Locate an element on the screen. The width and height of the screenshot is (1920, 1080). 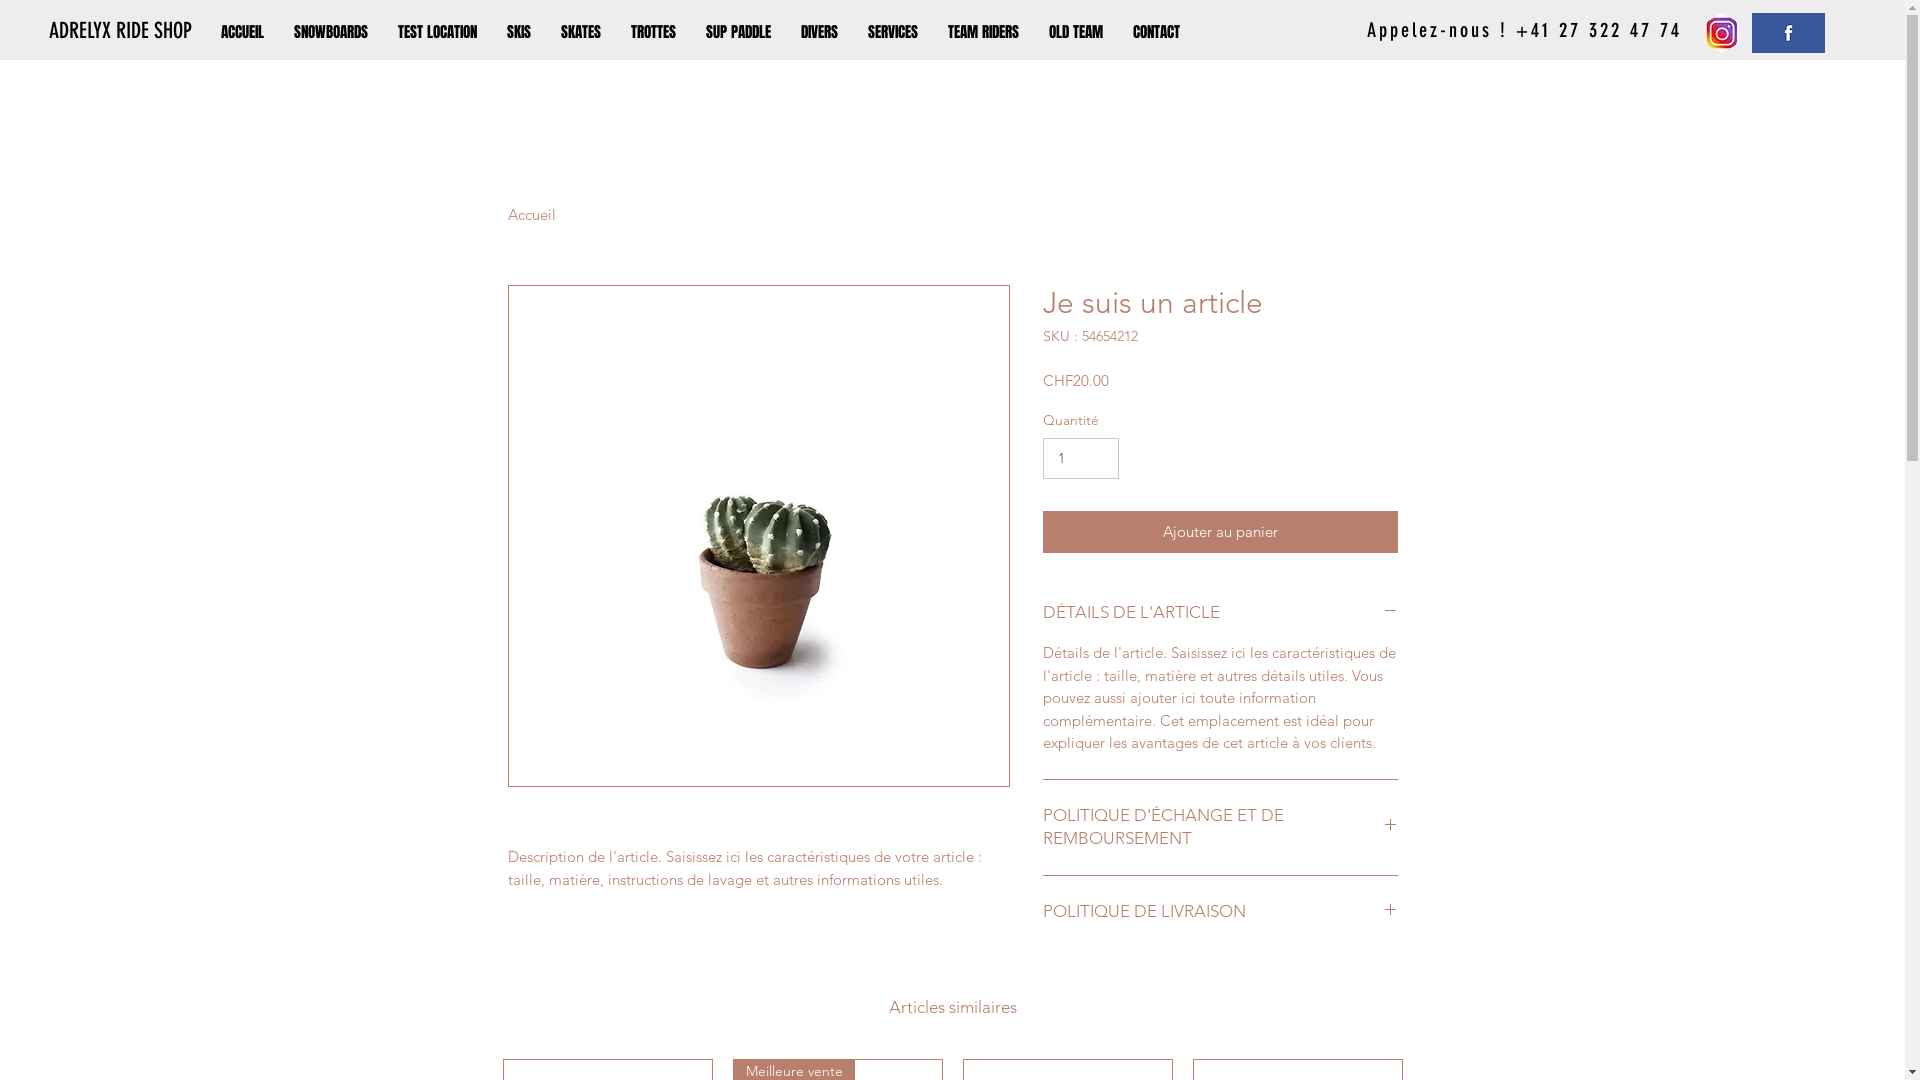
'SERVICES' is located at coordinates (891, 31).